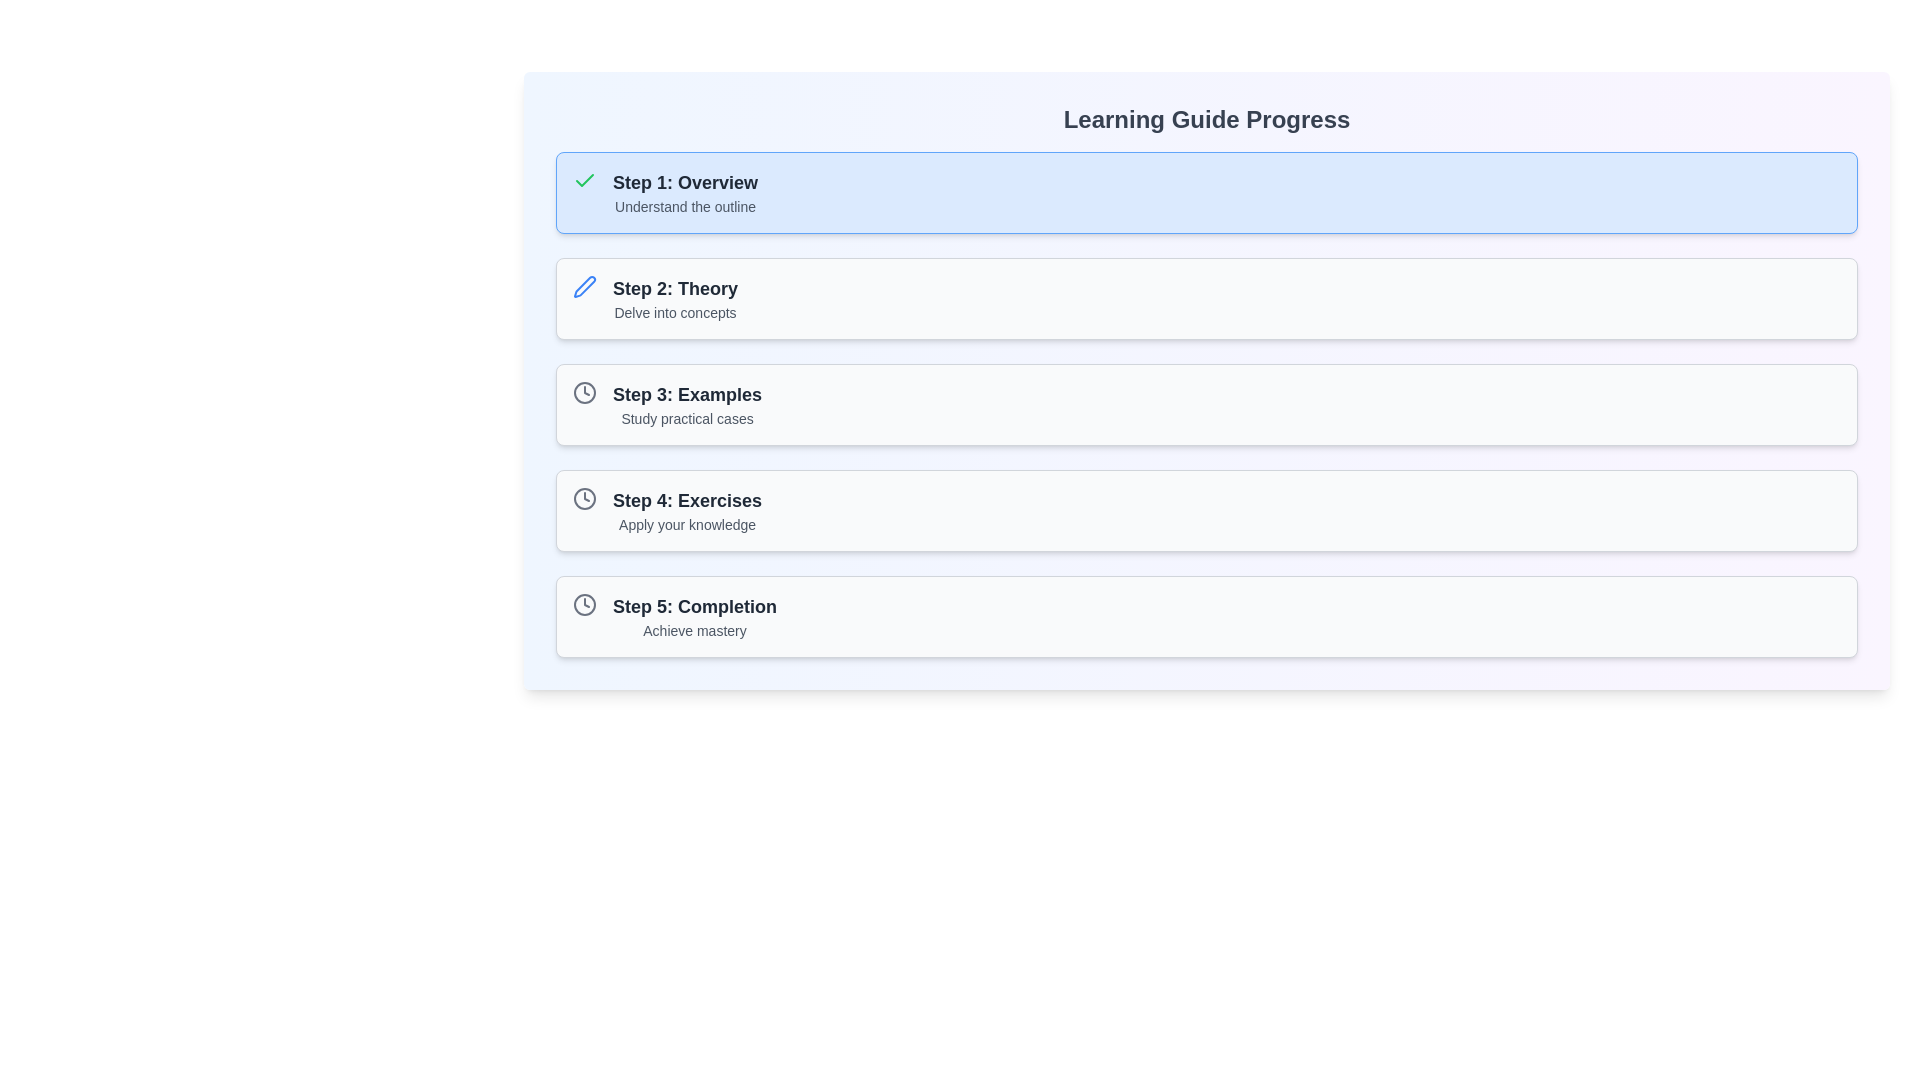  I want to click on the informational text content that communicates 'Step 3: Examples' and the description 'Study practical cases', so click(687, 405).